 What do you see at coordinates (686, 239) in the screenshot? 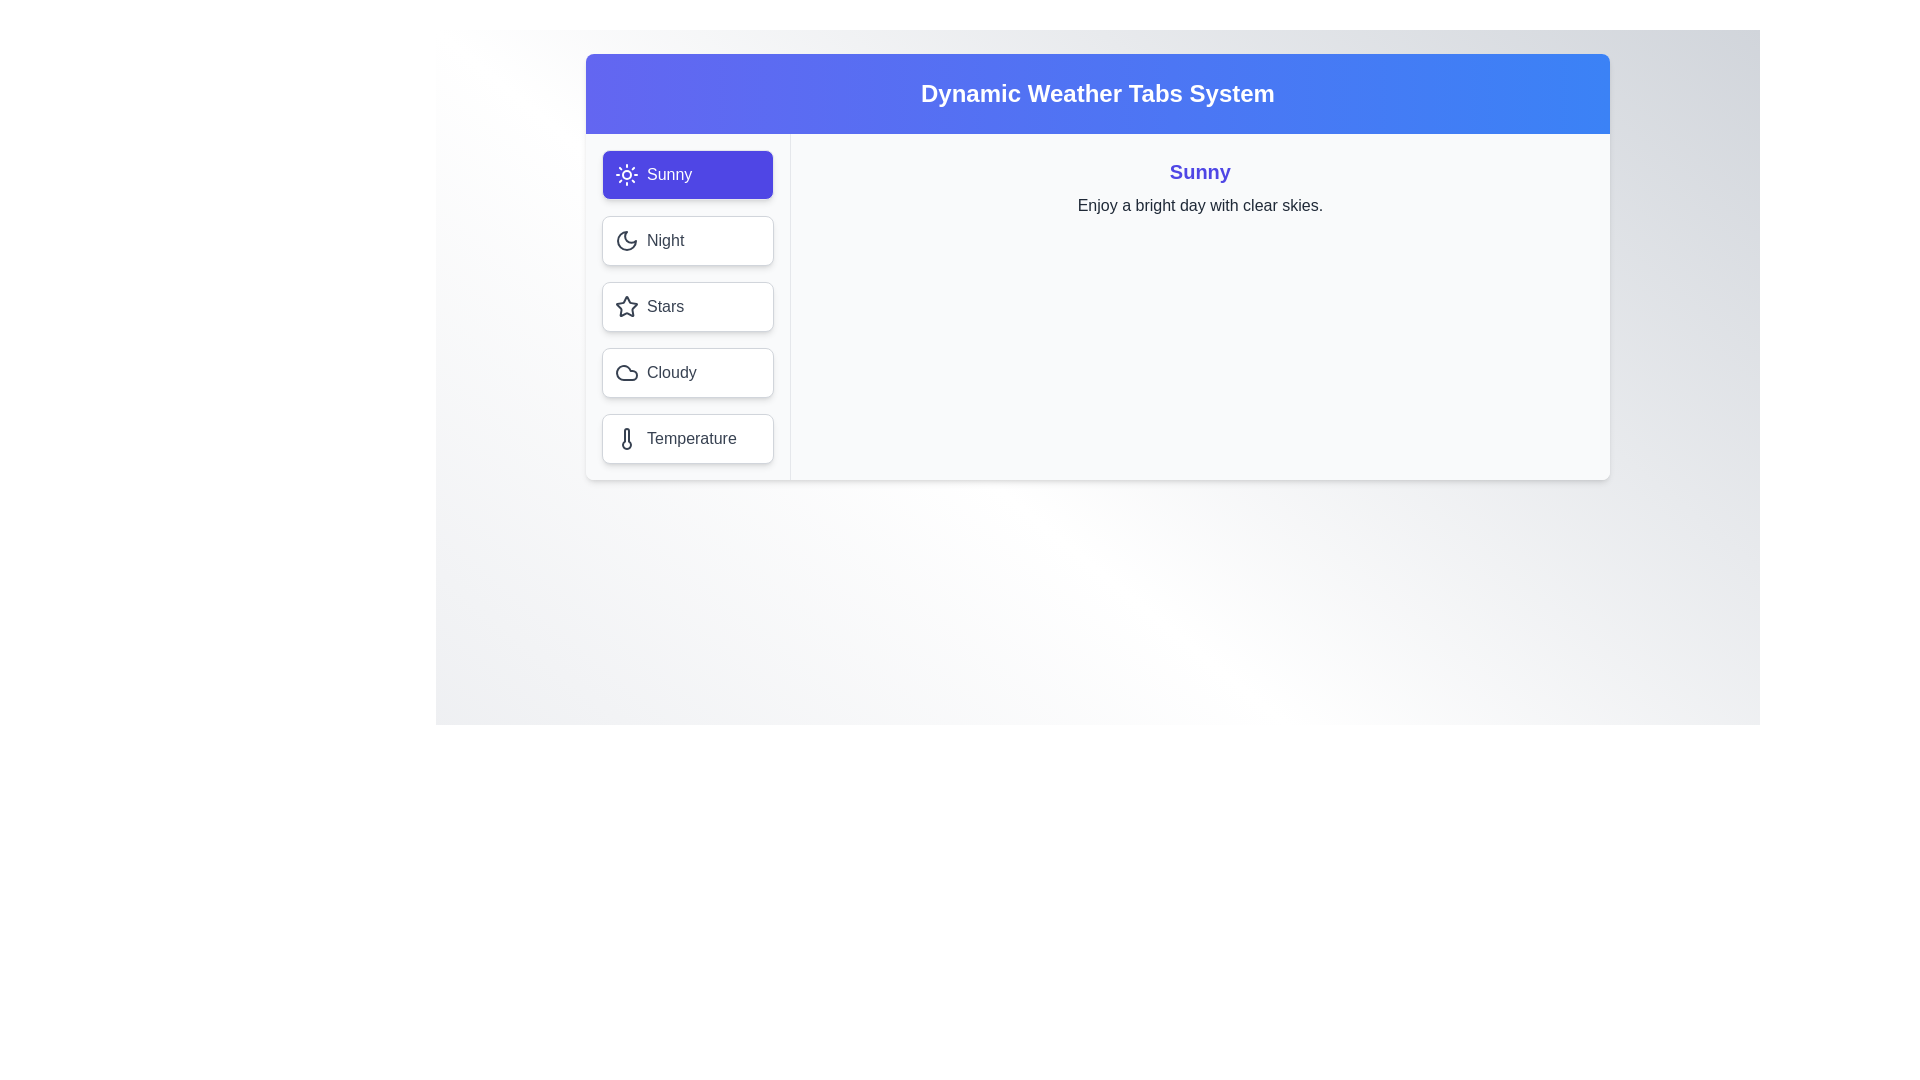
I see `the tab corresponding to the weather condition Night to view its content` at bounding box center [686, 239].